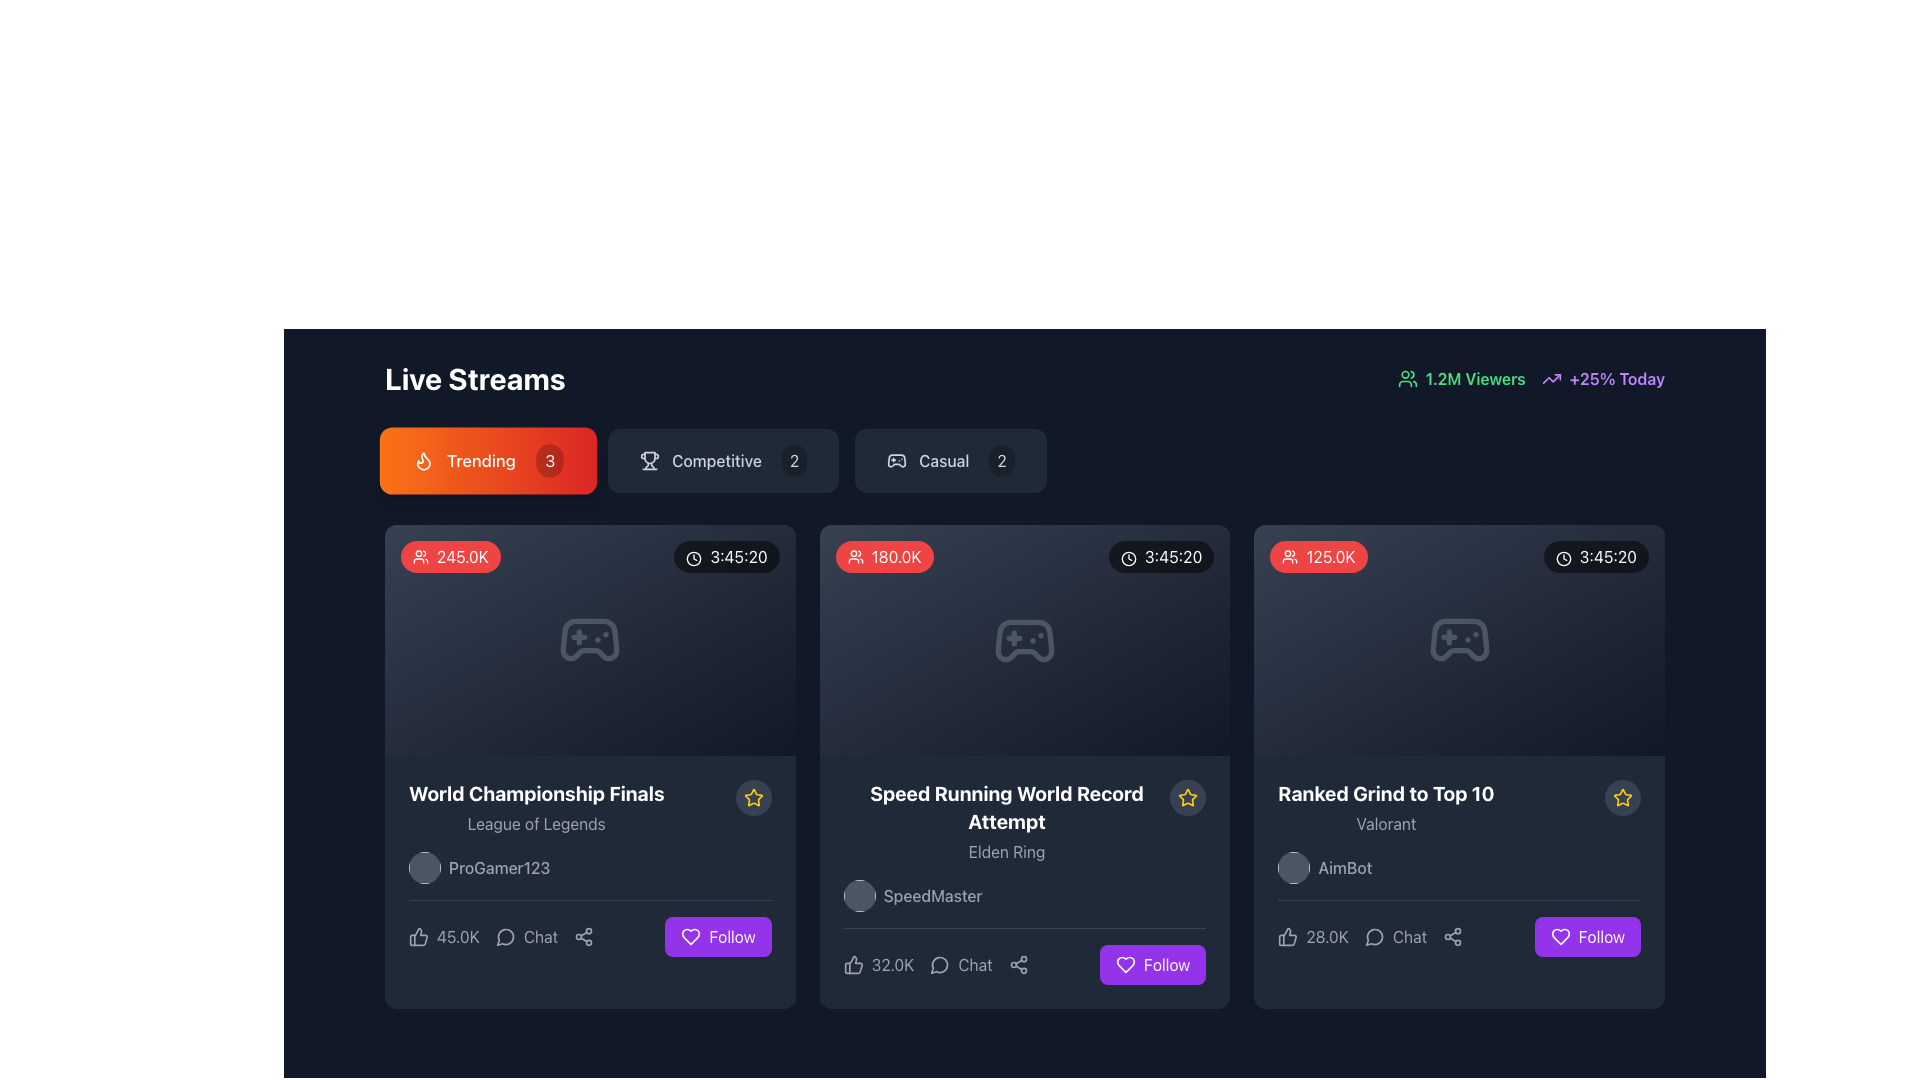 This screenshot has height=1080, width=1920. What do you see at coordinates (589, 766) in the screenshot?
I see `the 'Share' button located at the bottom of the interactive card element showcasing the live stream, which is positioned in the top-left corner of the grid layout` at bounding box center [589, 766].